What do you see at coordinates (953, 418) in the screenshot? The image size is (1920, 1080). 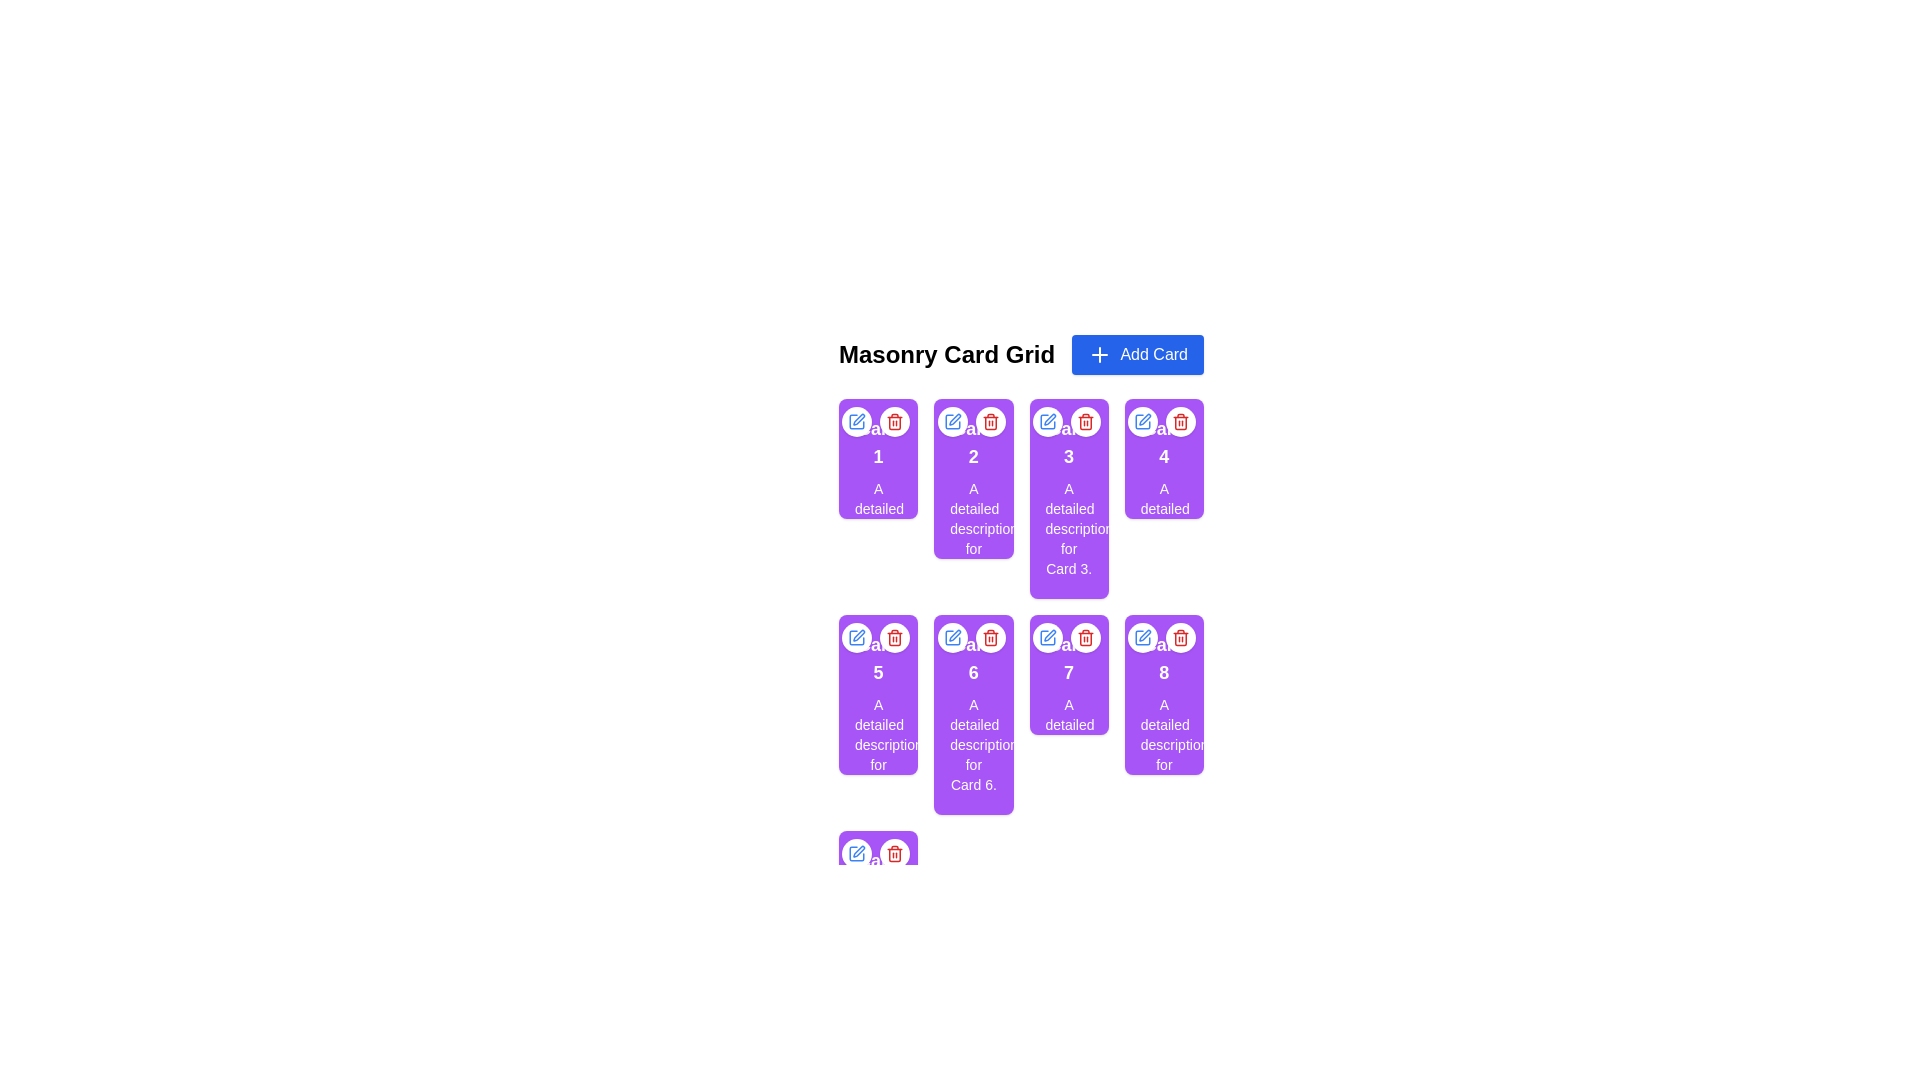 I see `the edit button located in the upper-left corner of the second card in the grid` at bounding box center [953, 418].